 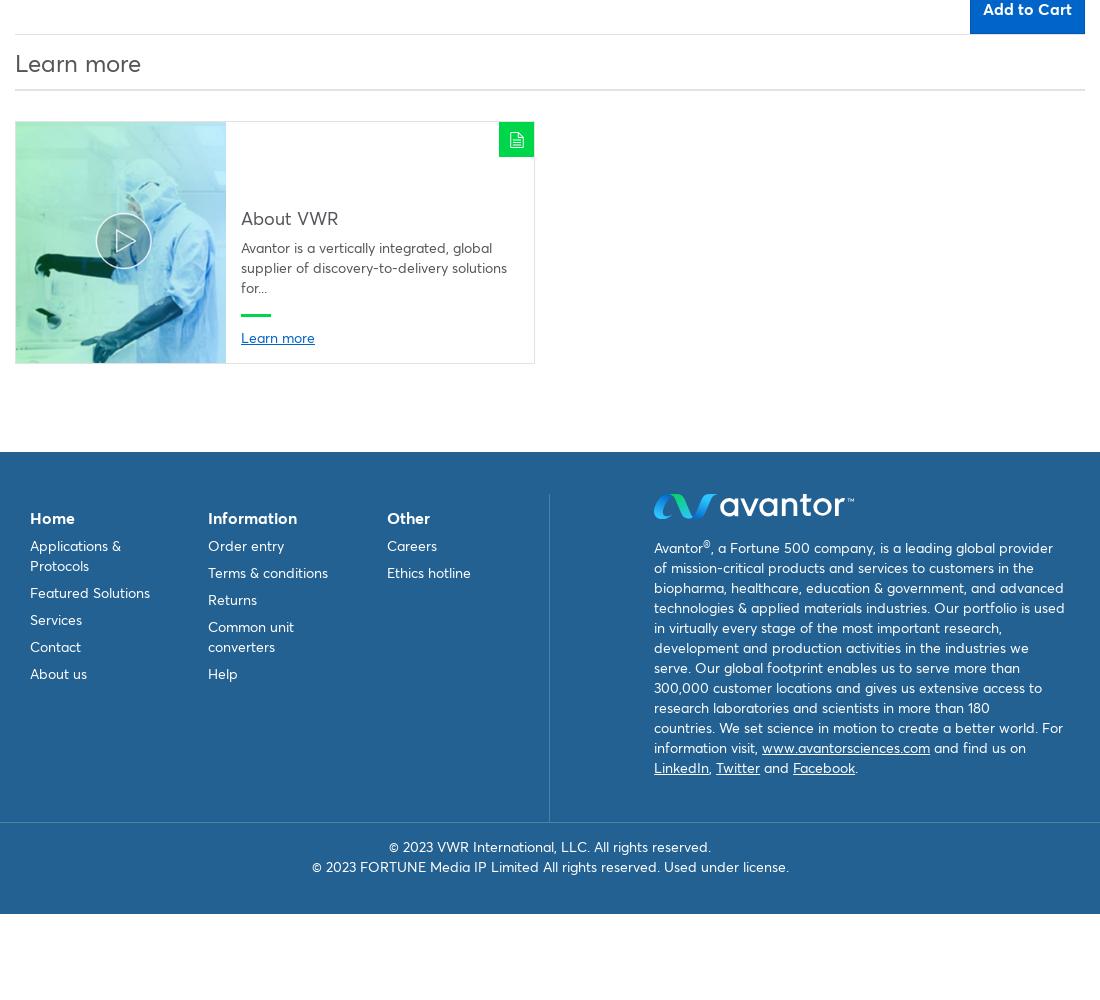 What do you see at coordinates (845, 747) in the screenshot?
I see `'www.avantorsciences.com'` at bounding box center [845, 747].